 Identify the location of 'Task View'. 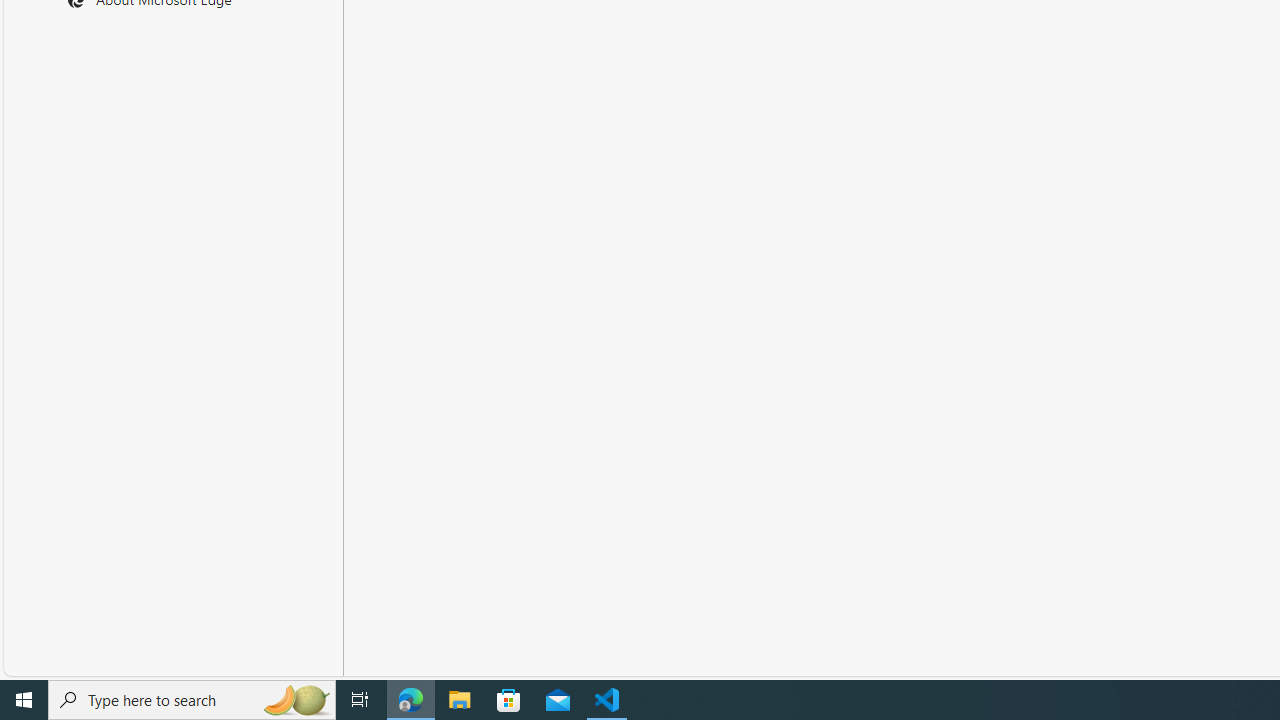
(359, 698).